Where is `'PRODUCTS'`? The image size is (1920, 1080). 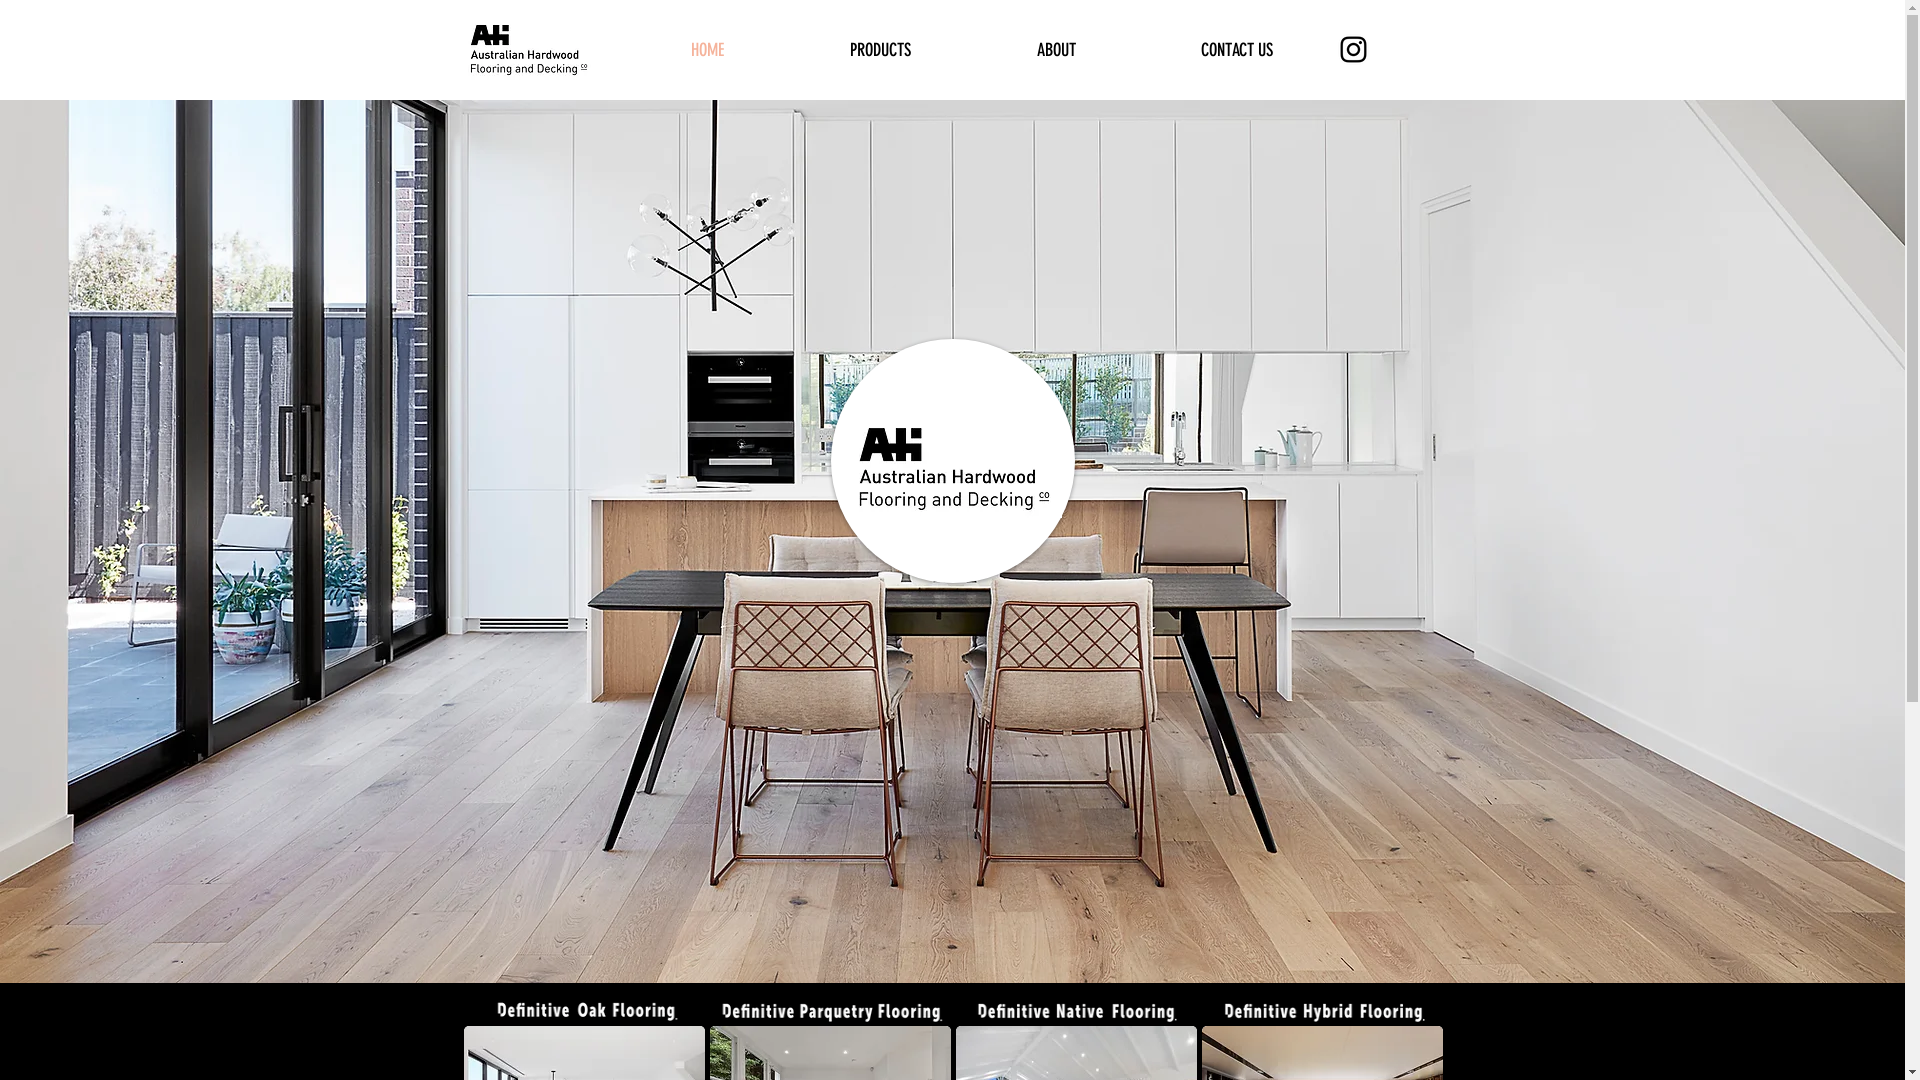
'PRODUCTS' is located at coordinates (879, 49).